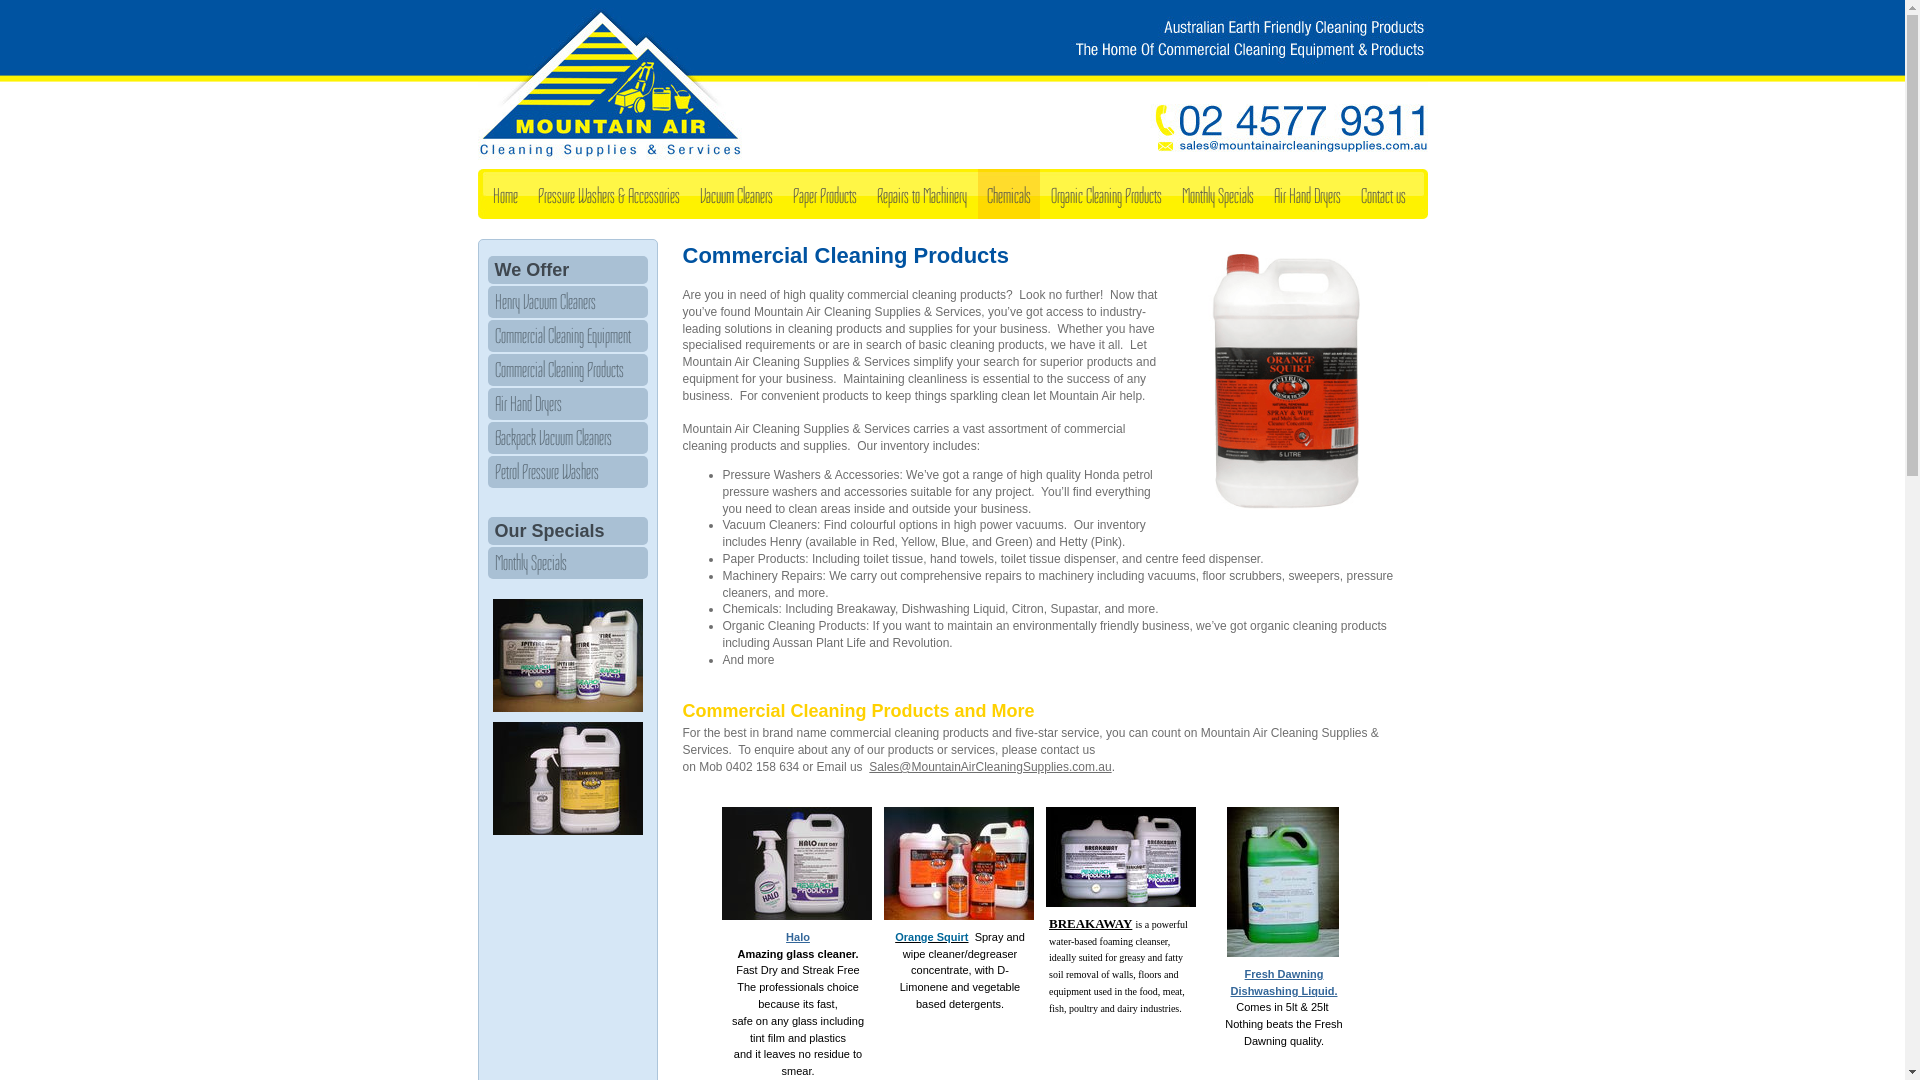  I want to click on 'Organic Cleaning Products', so click(1105, 193).